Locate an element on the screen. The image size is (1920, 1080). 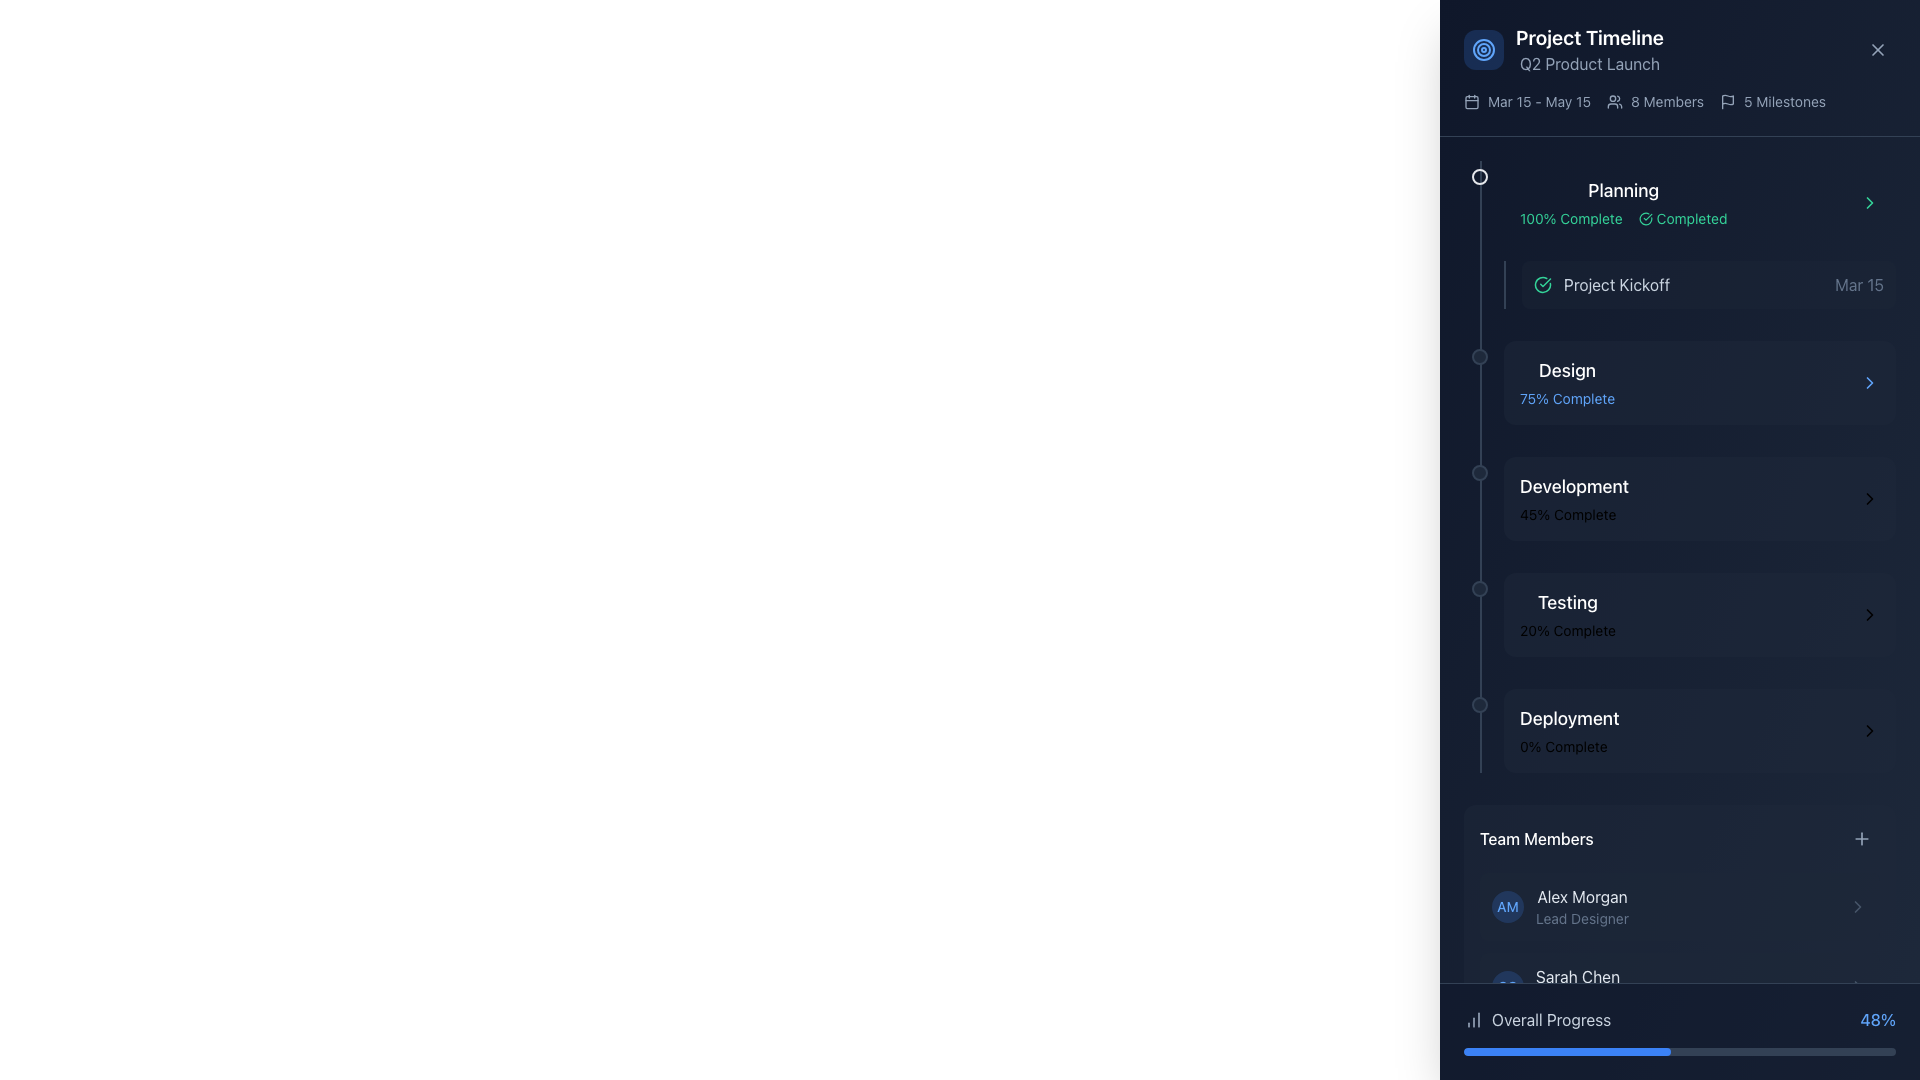
progress information displayed in the 'Development' text caption, which shows '45% Complete' is located at coordinates (1573, 497).